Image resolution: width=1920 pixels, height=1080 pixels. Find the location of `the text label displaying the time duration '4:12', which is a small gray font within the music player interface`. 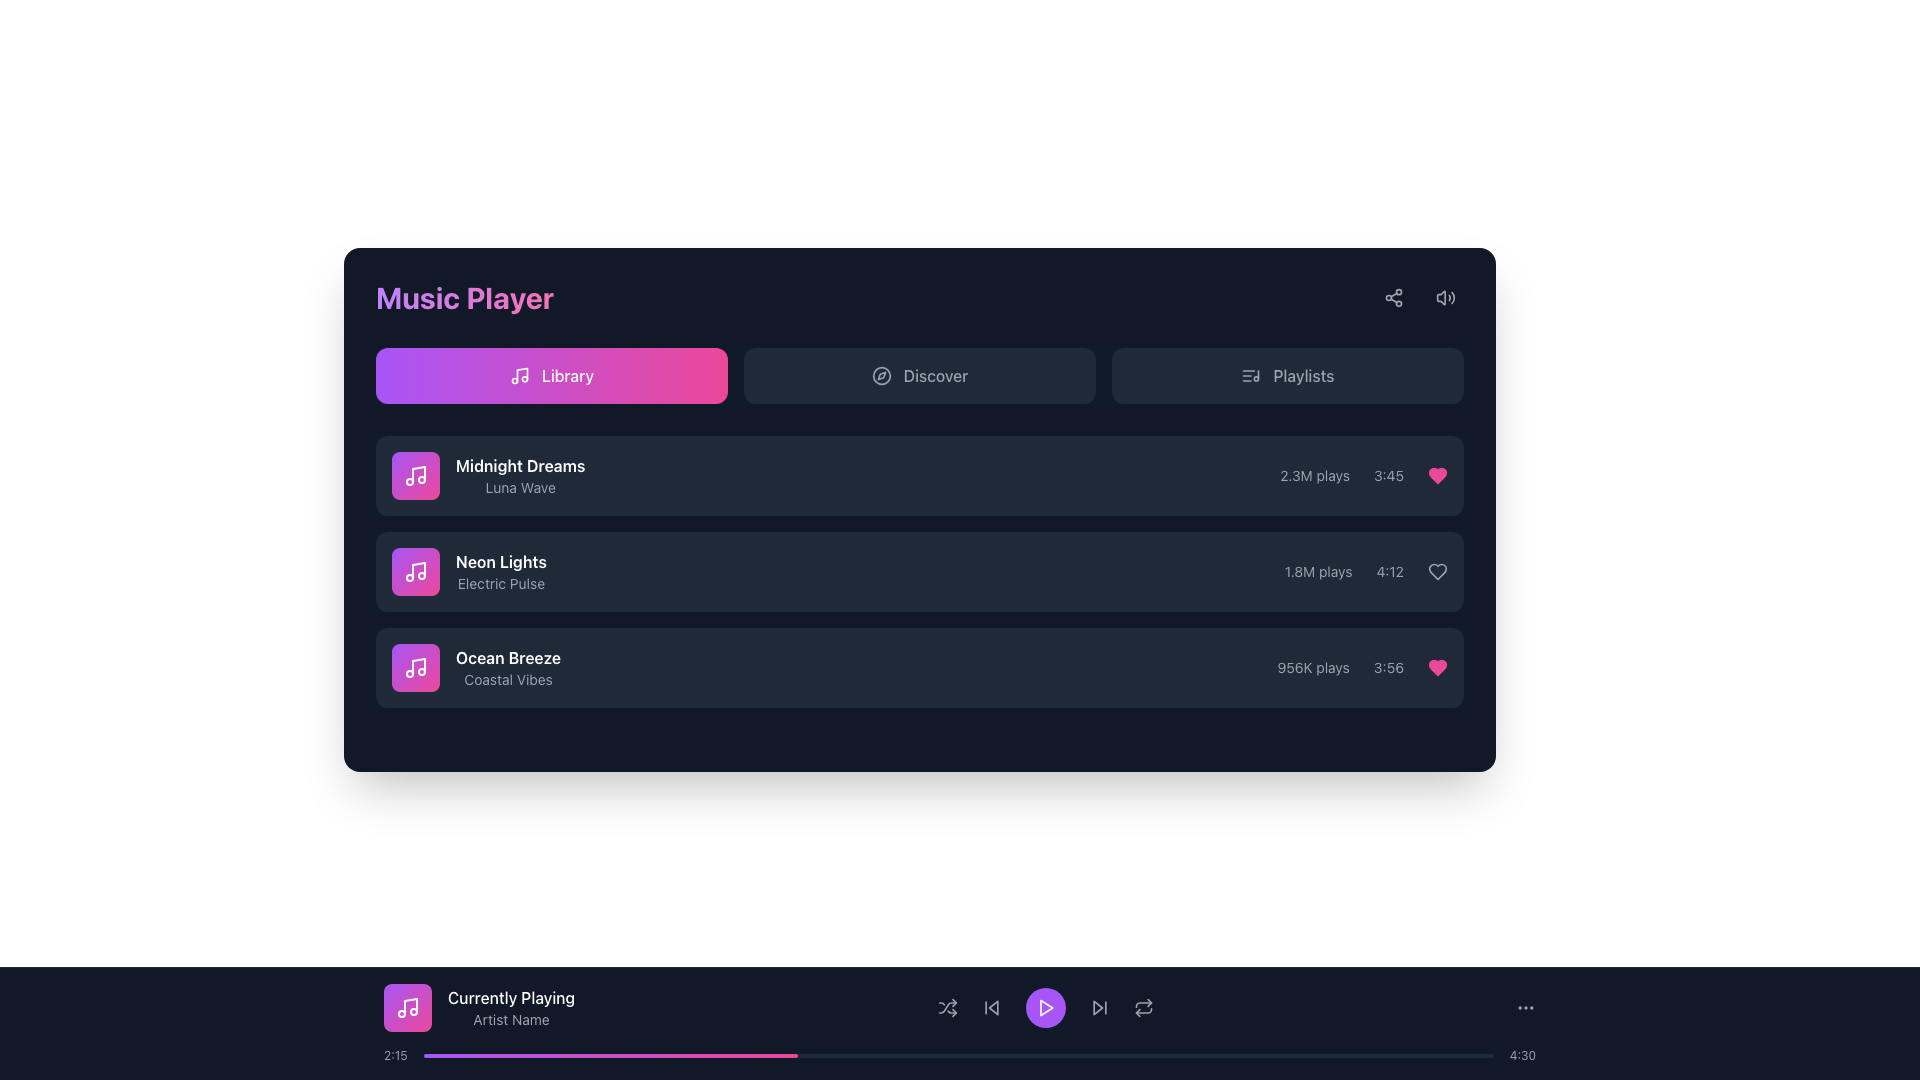

the text label displaying the time duration '4:12', which is a small gray font within the music player interface is located at coordinates (1389, 571).